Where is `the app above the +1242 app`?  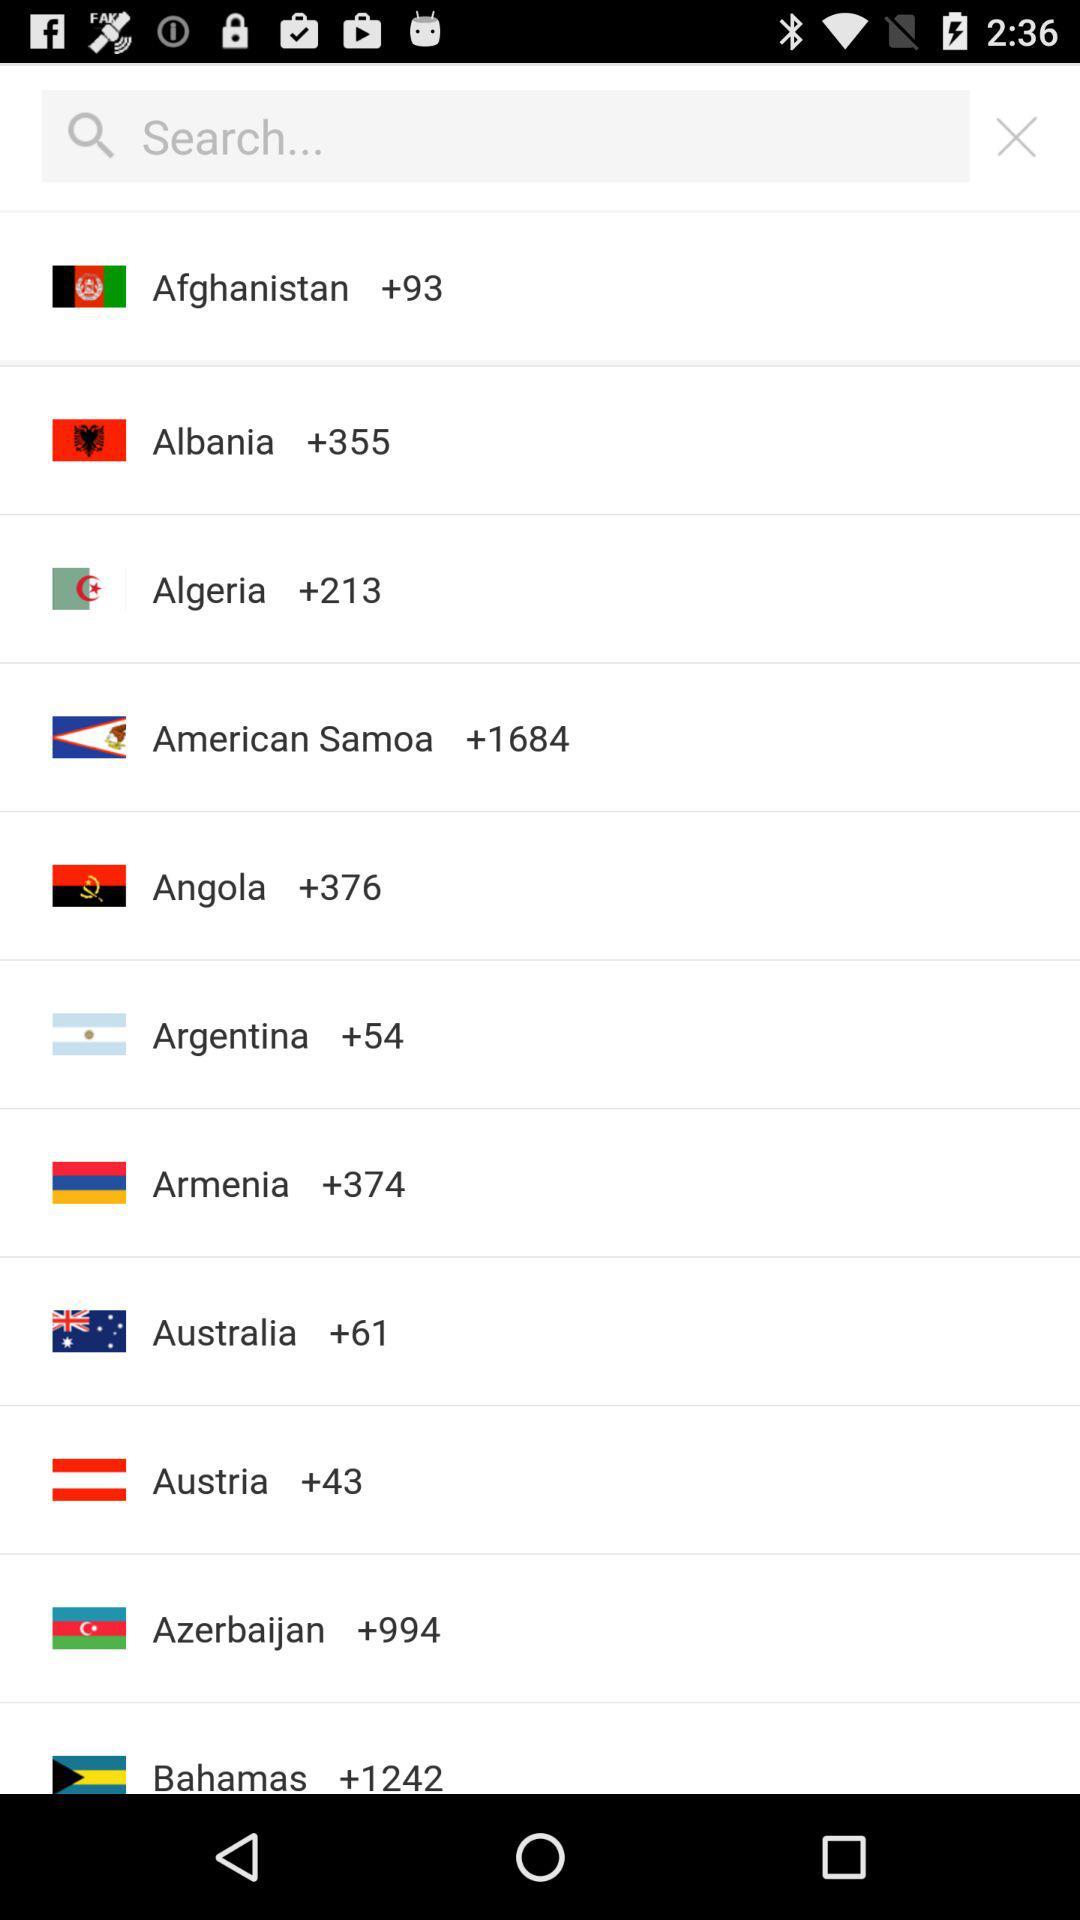 the app above the +1242 app is located at coordinates (398, 1628).